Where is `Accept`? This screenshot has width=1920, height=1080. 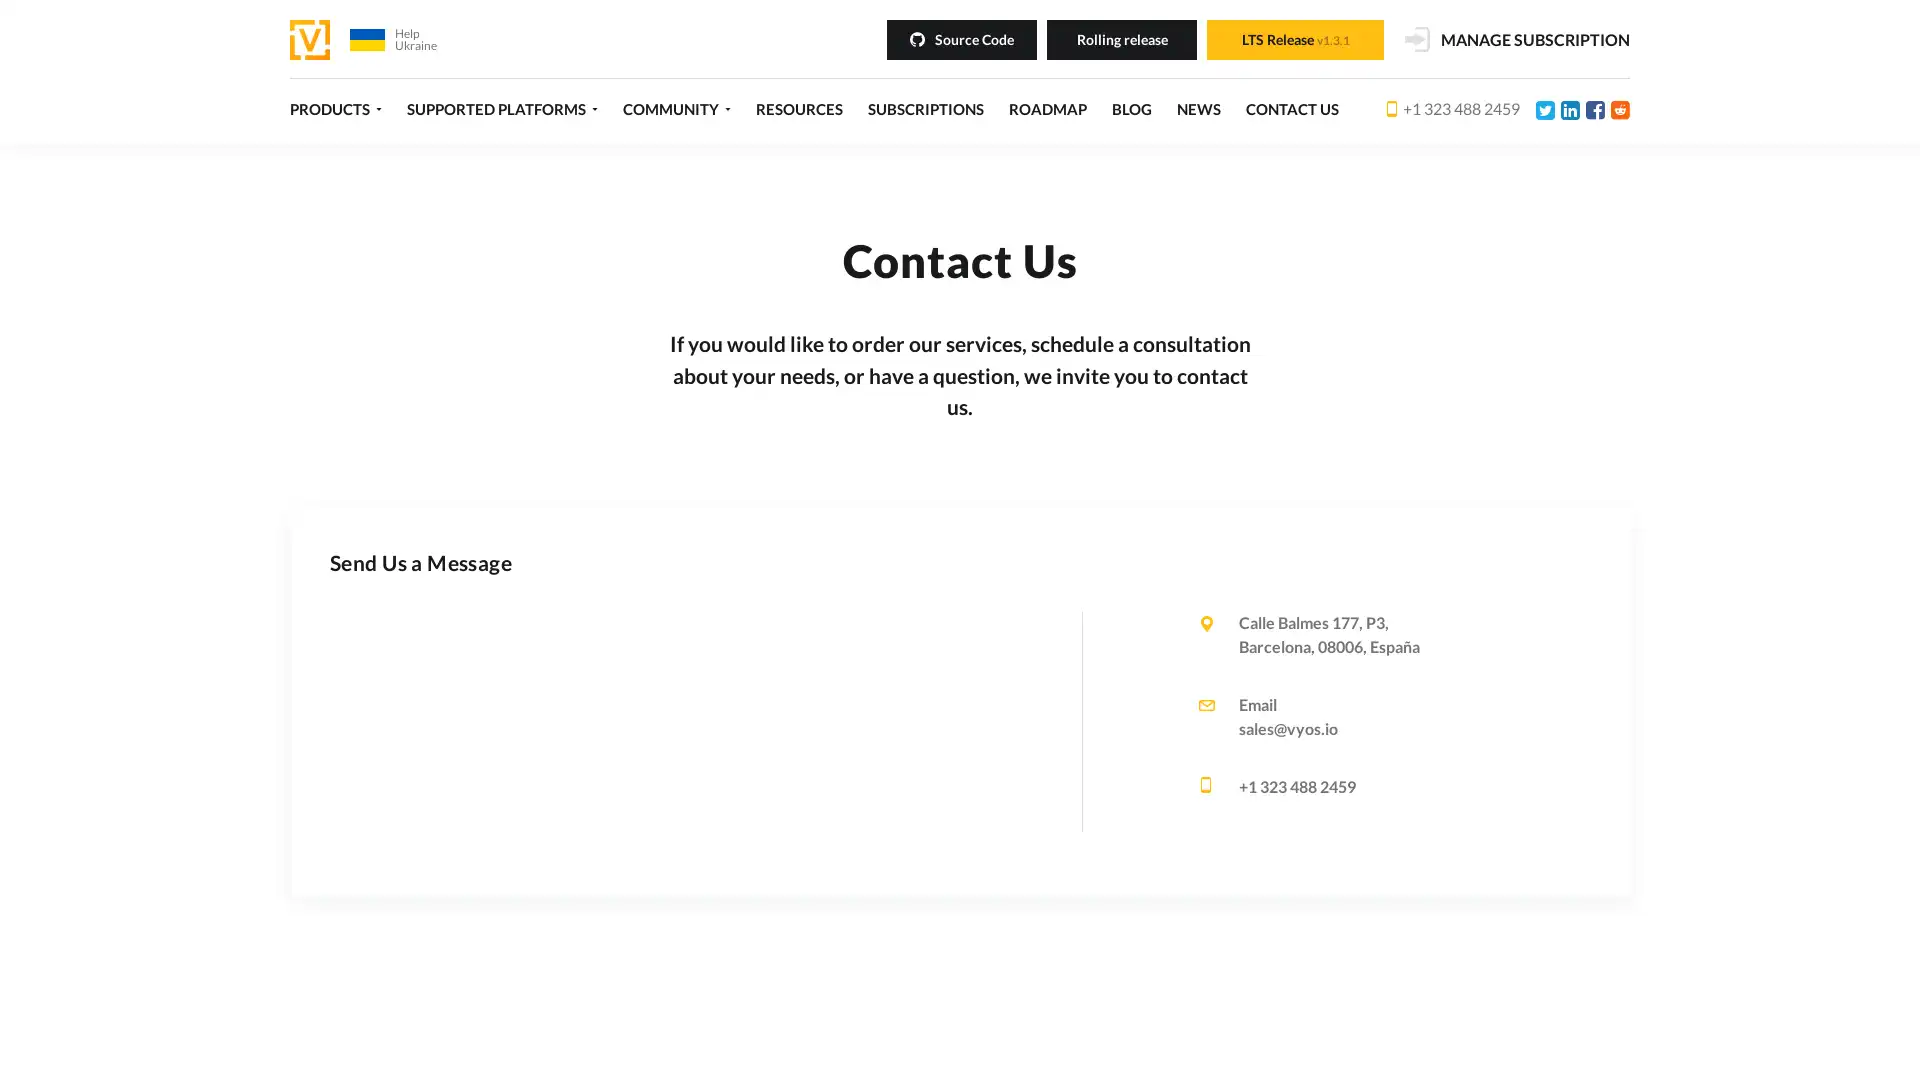 Accept is located at coordinates (1232, 1033).